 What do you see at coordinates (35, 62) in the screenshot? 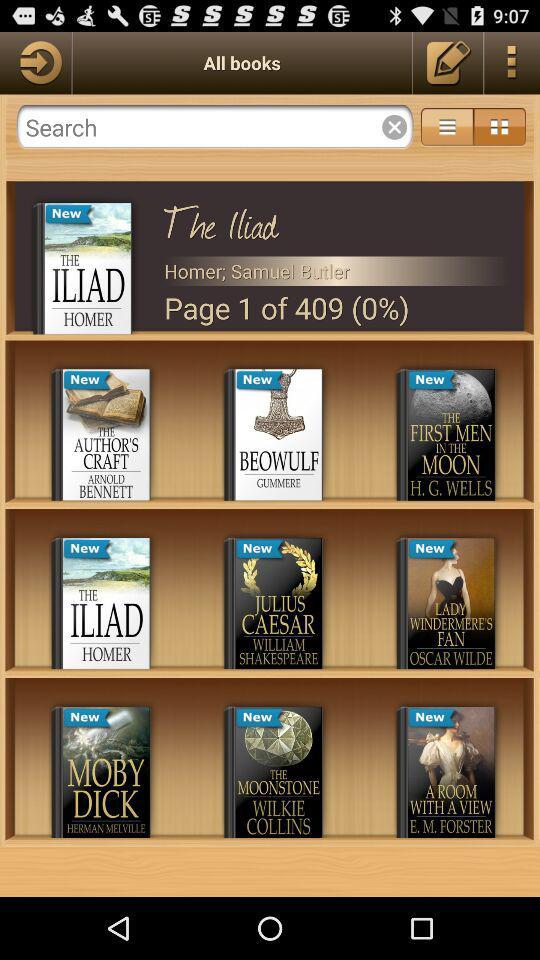
I see `next page` at bounding box center [35, 62].